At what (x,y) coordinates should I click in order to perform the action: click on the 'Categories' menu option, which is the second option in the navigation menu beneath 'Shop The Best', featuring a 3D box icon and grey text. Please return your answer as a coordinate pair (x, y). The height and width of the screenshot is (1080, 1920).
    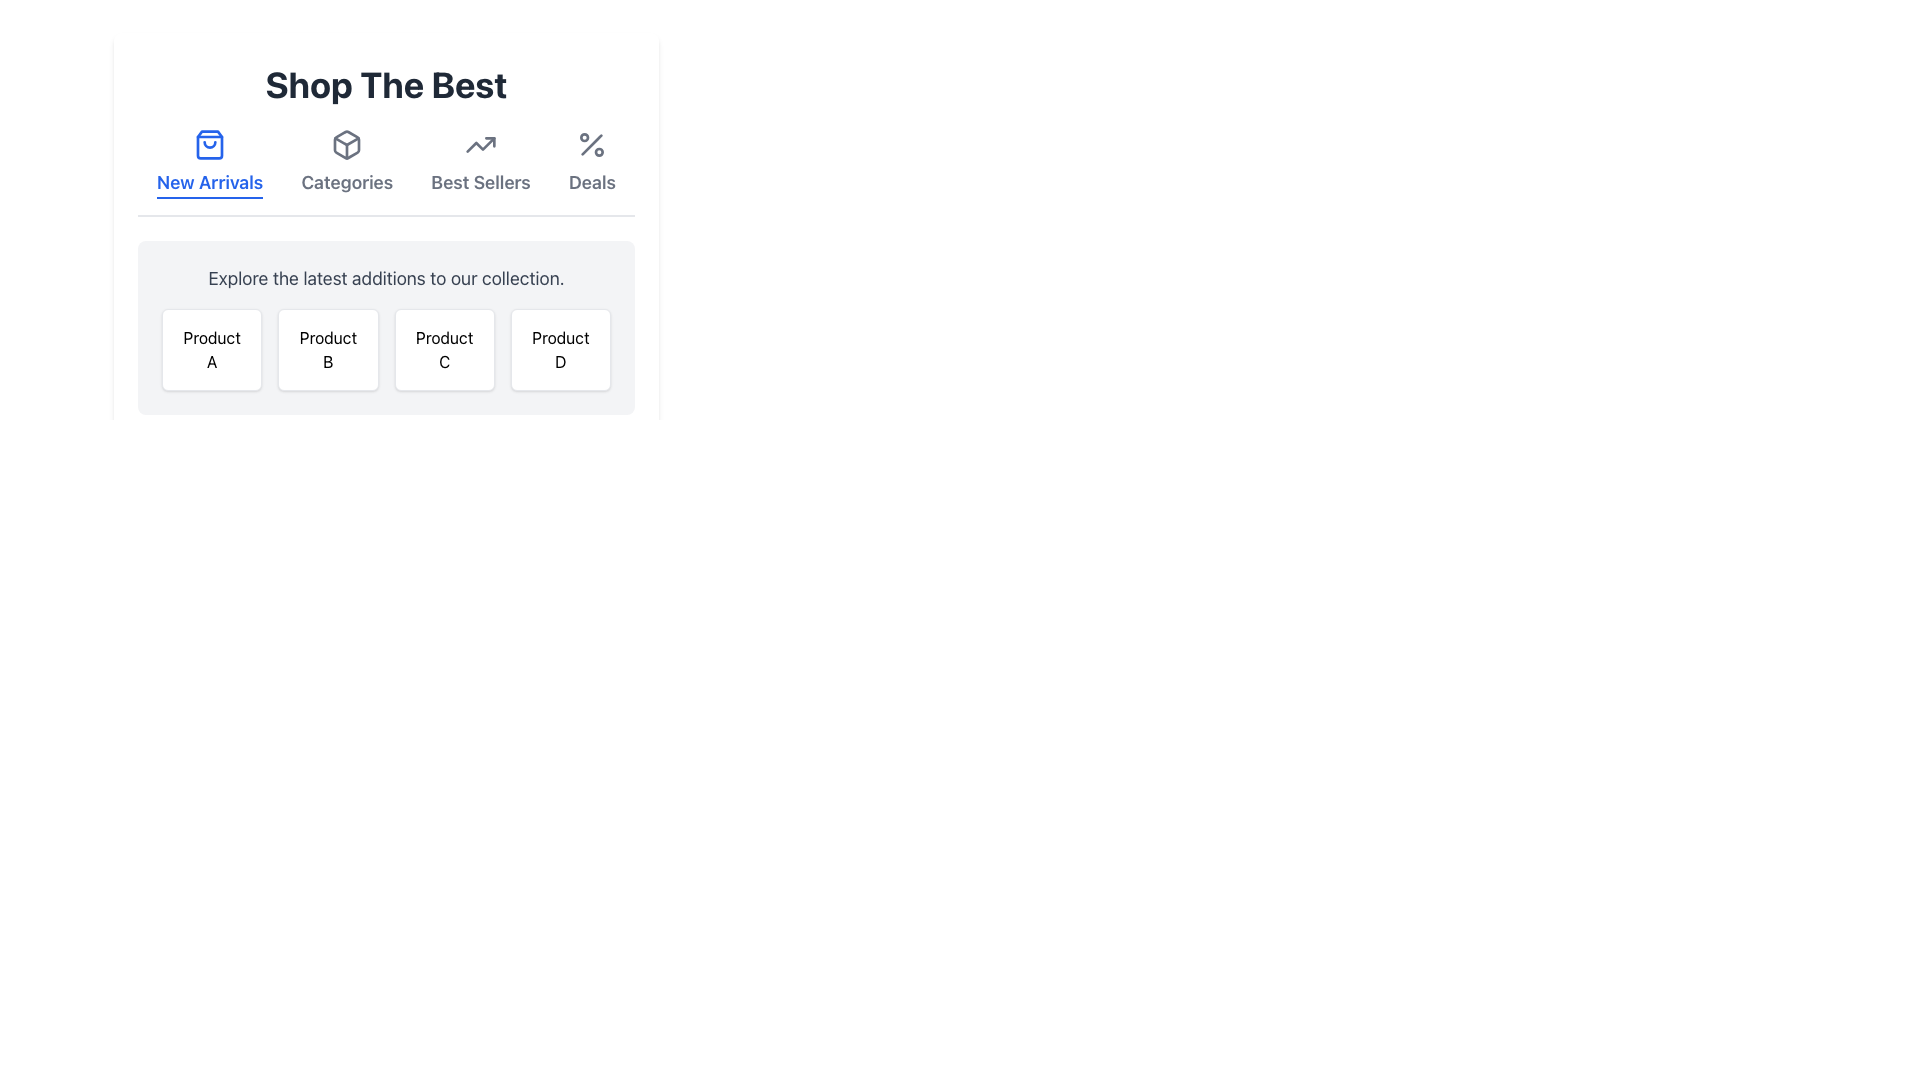
    Looking at the image, I should click on (346, 163).